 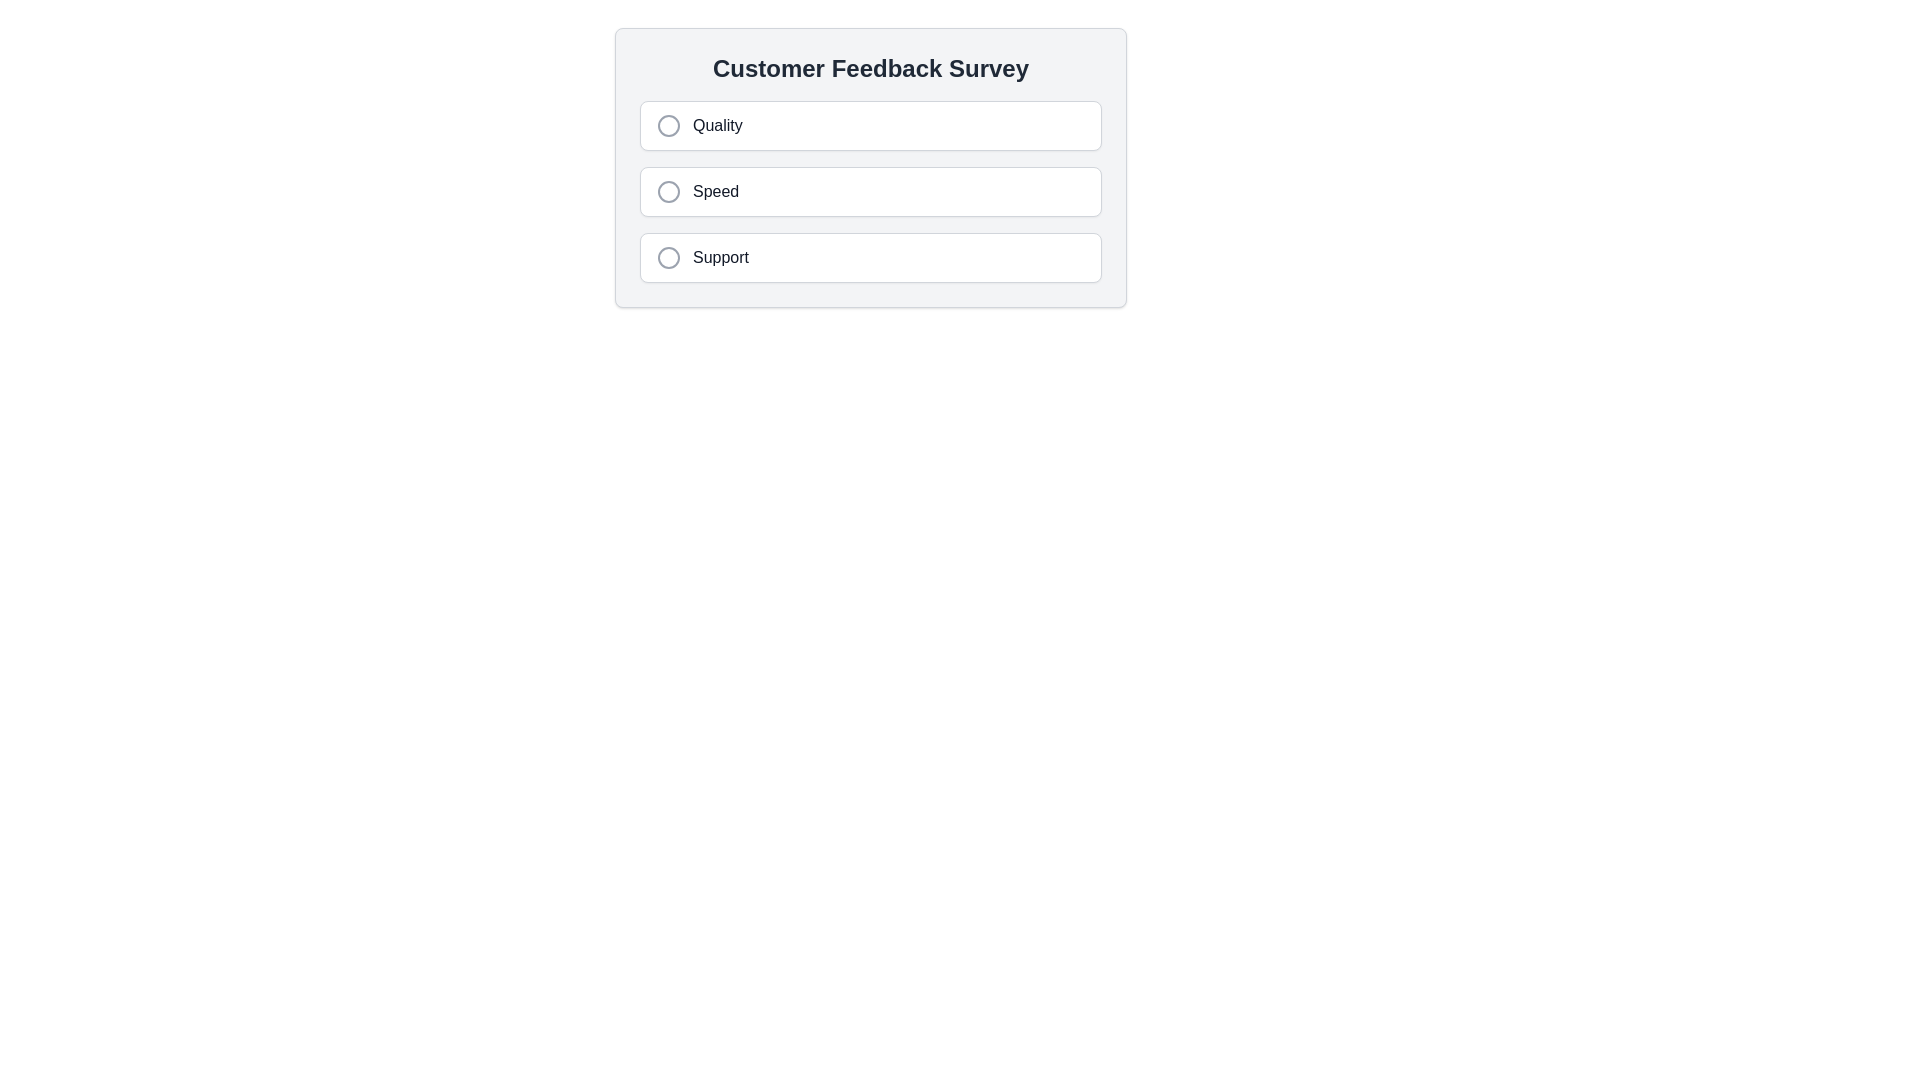 I want to click on the selection status of the 'Quality' radio button indicator, which is the first option in the radio button group of the survey, so click(x=668, y=126).